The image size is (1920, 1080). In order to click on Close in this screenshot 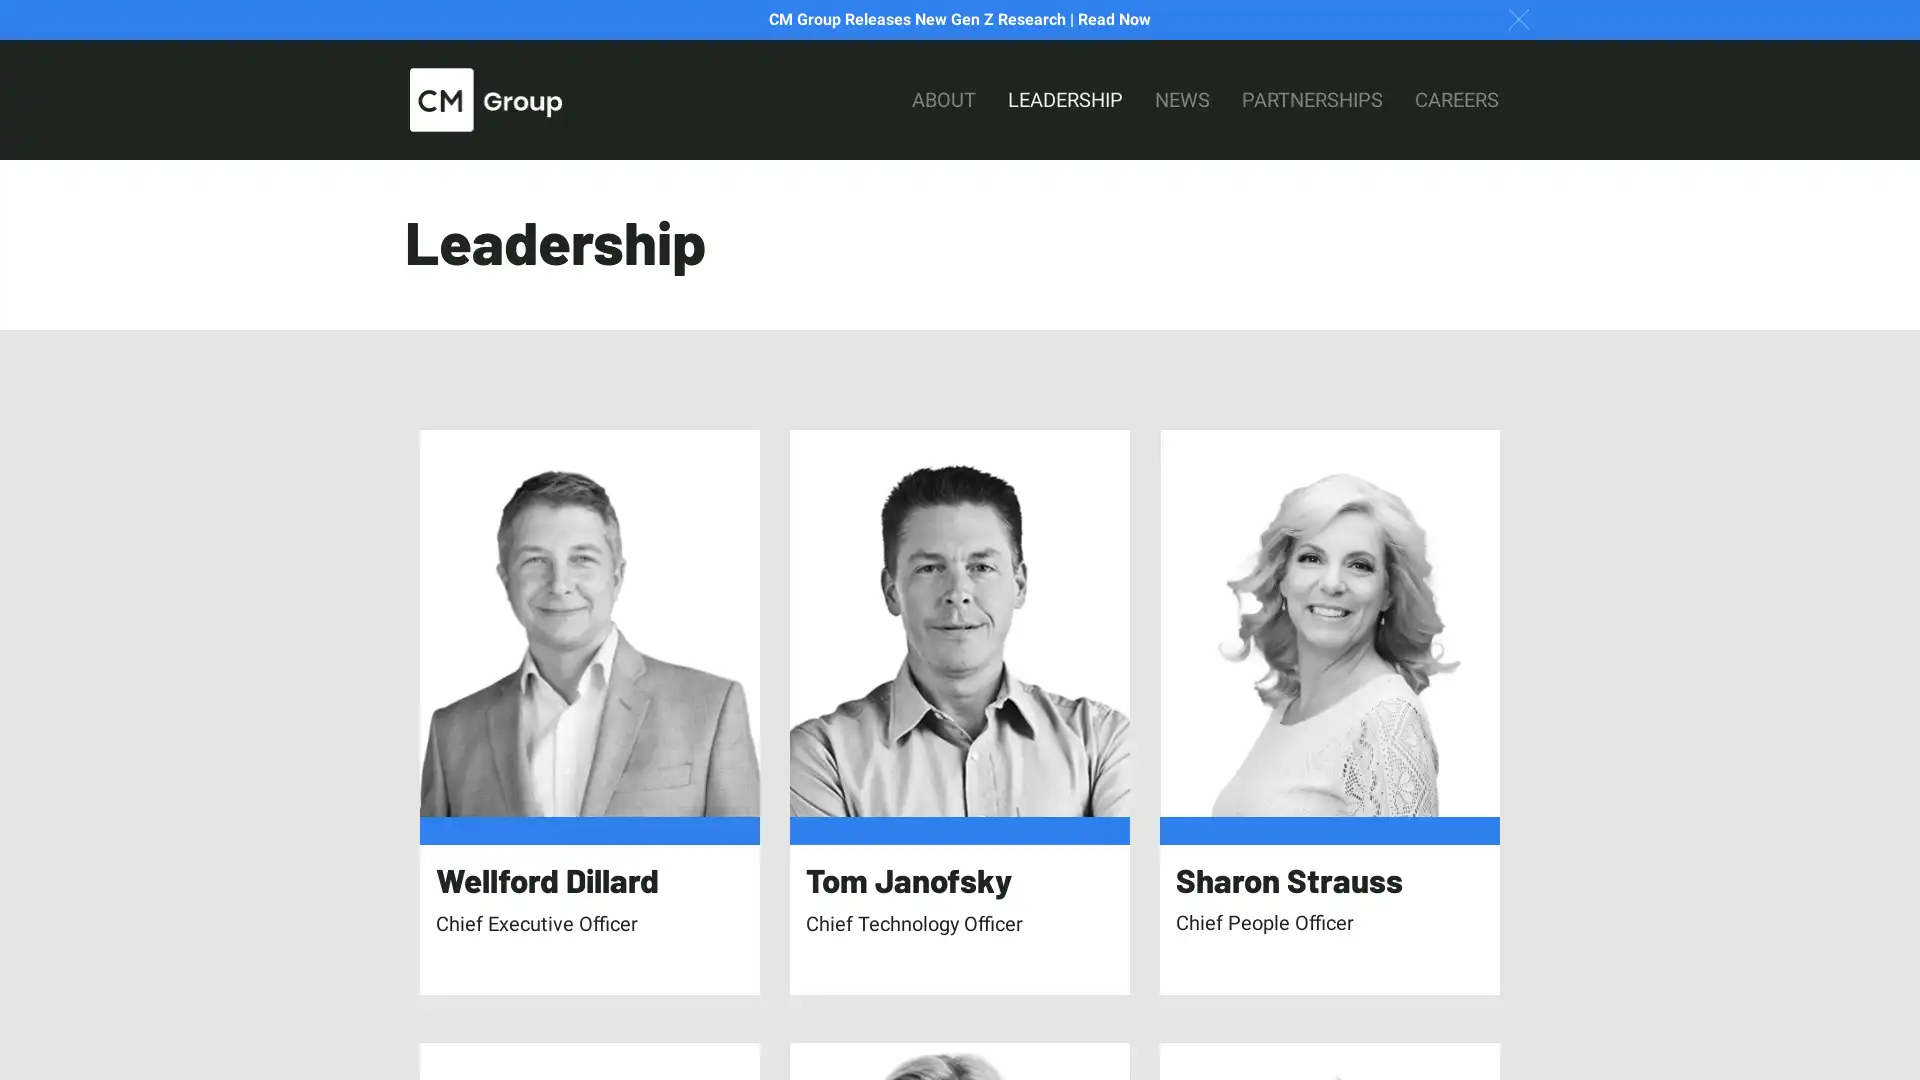, I will do `click(1518, 18)`.